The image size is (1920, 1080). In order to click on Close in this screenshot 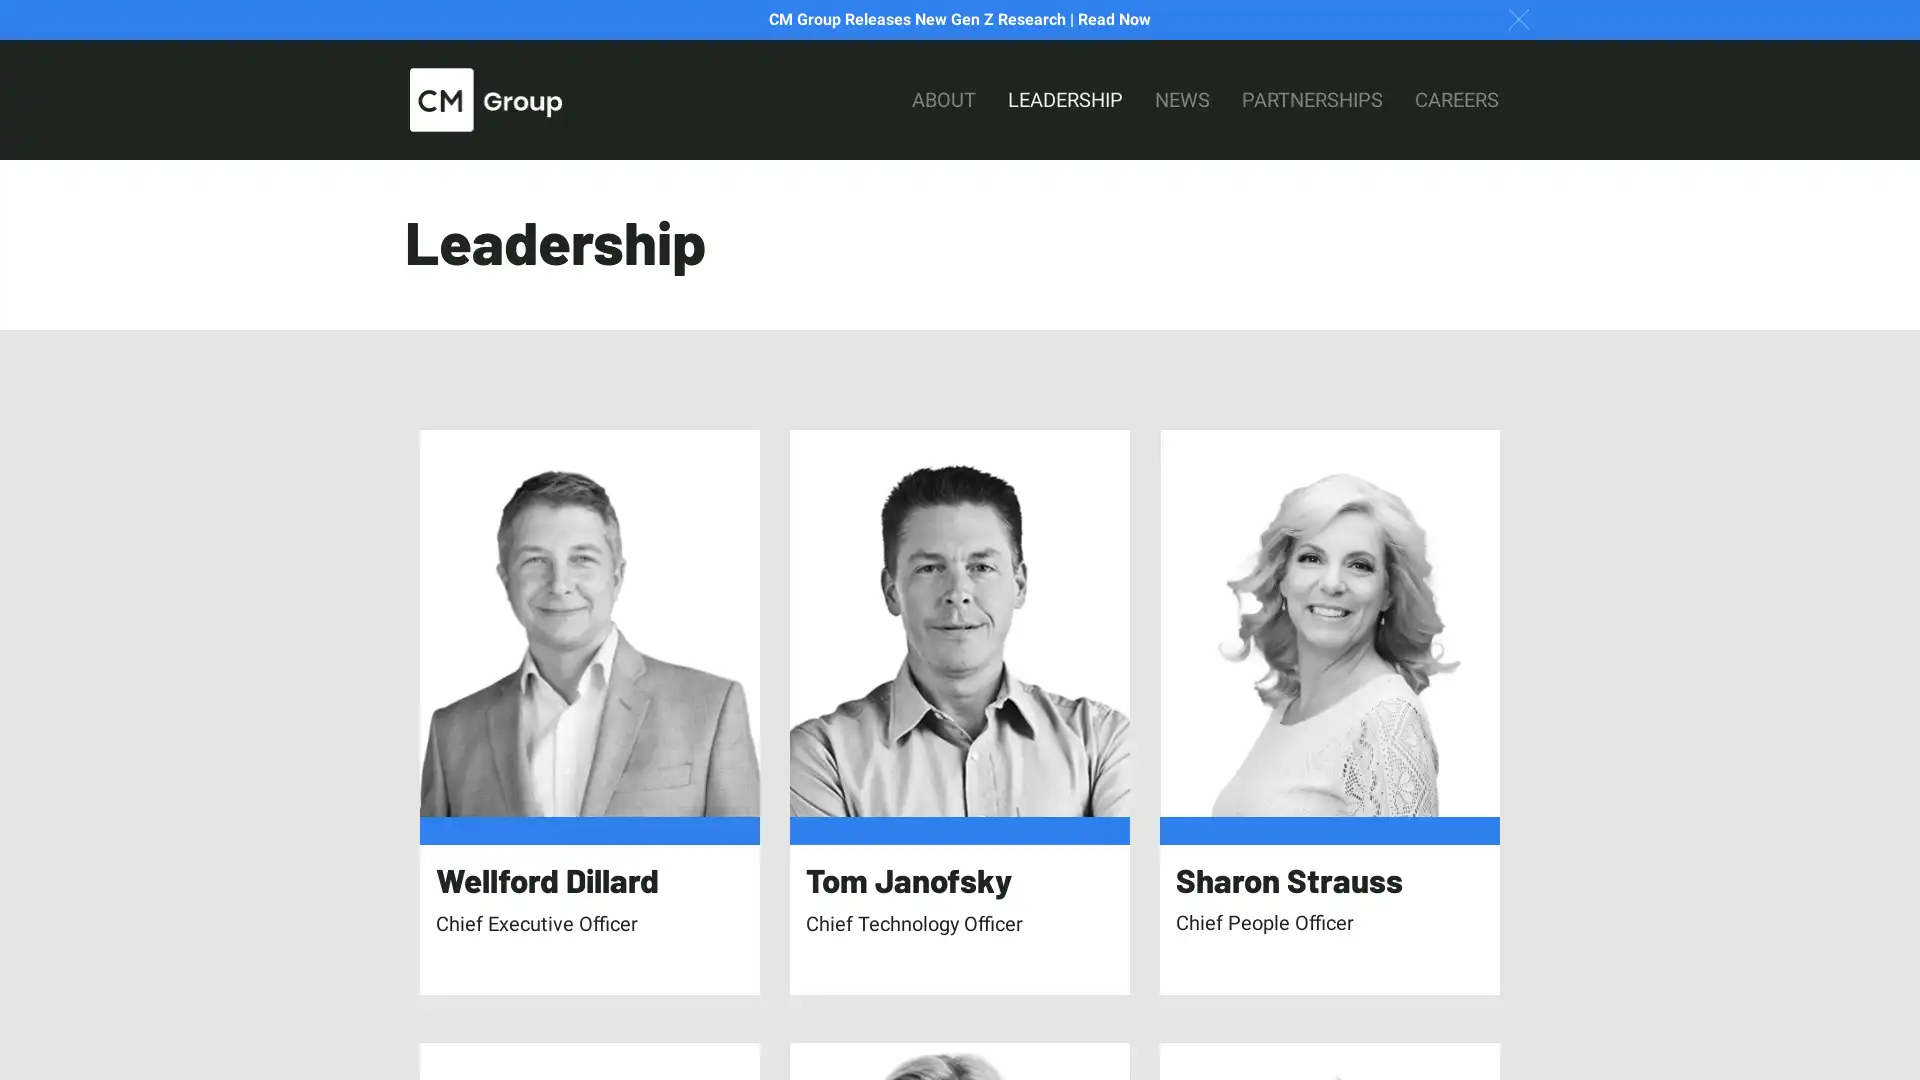, I will do `click(1518, 18)`.